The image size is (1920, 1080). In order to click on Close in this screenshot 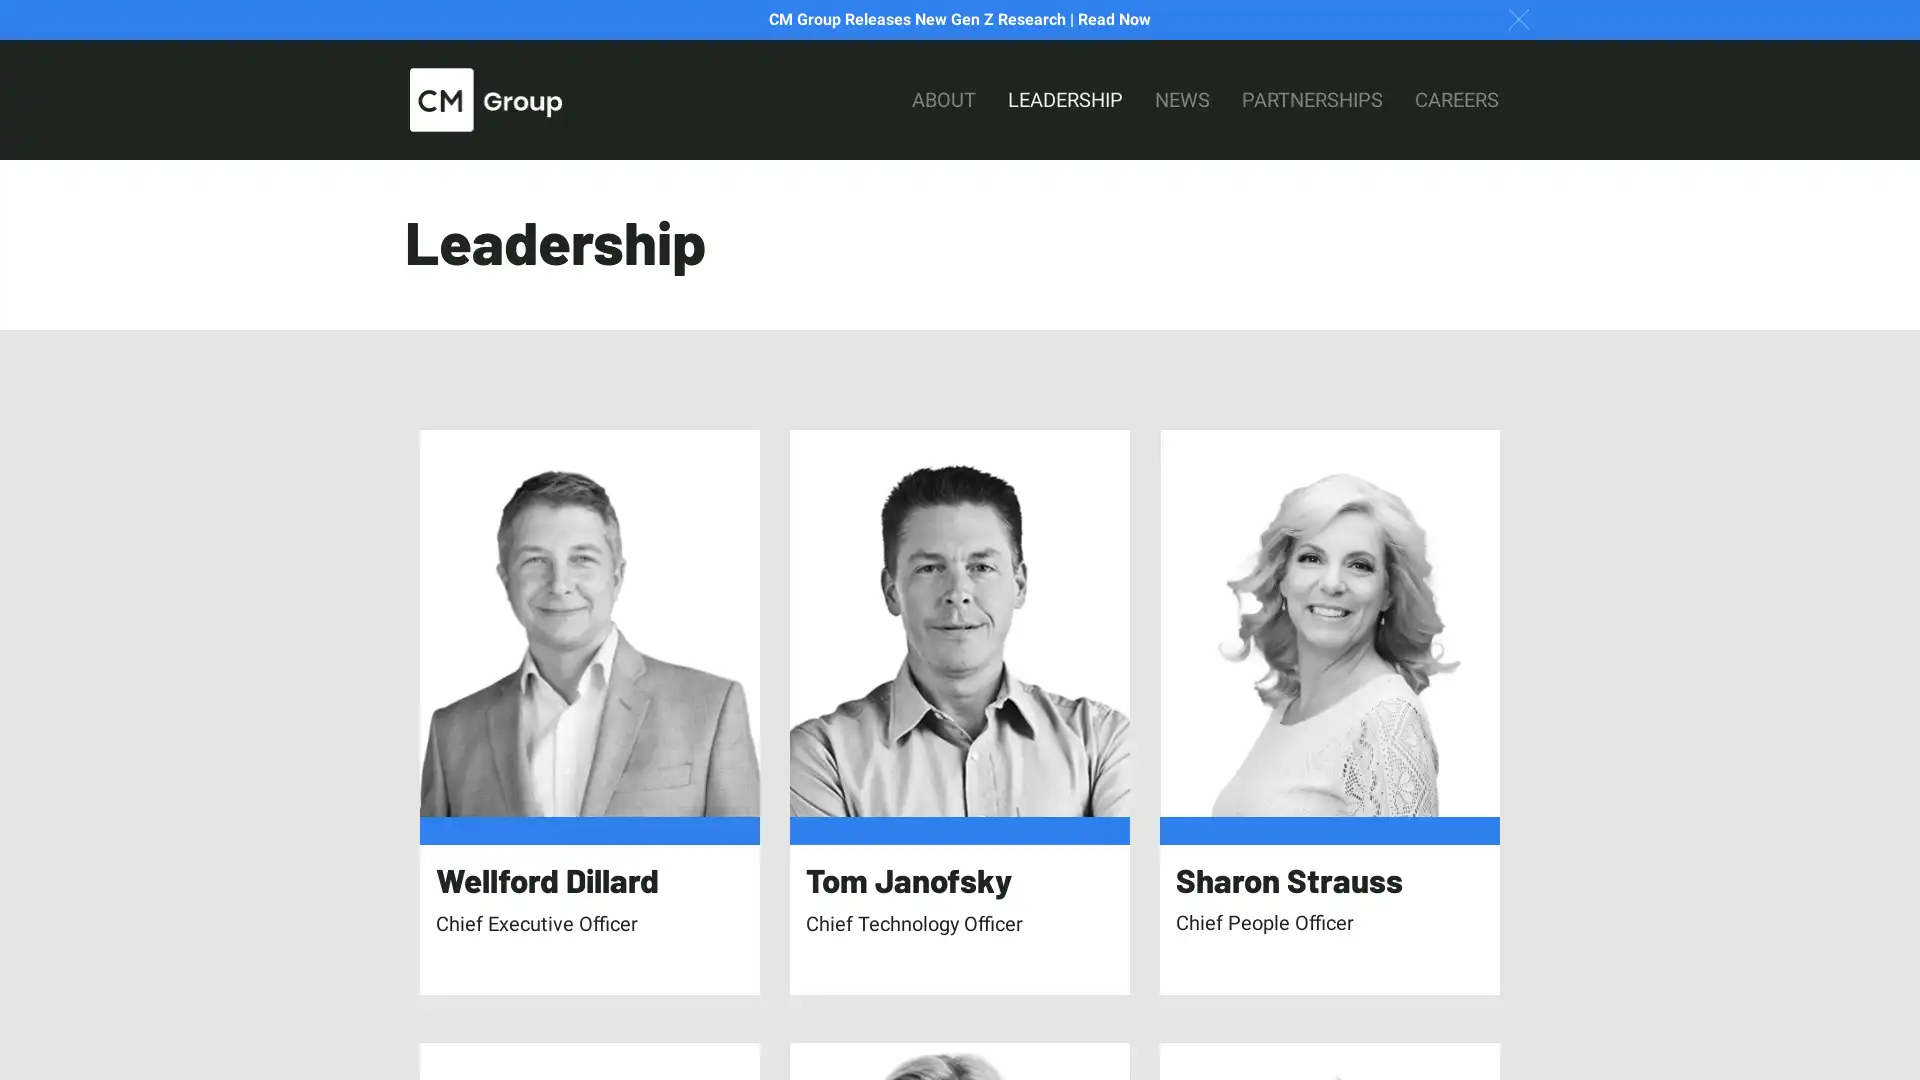, I will do `click(1518, 18)`.